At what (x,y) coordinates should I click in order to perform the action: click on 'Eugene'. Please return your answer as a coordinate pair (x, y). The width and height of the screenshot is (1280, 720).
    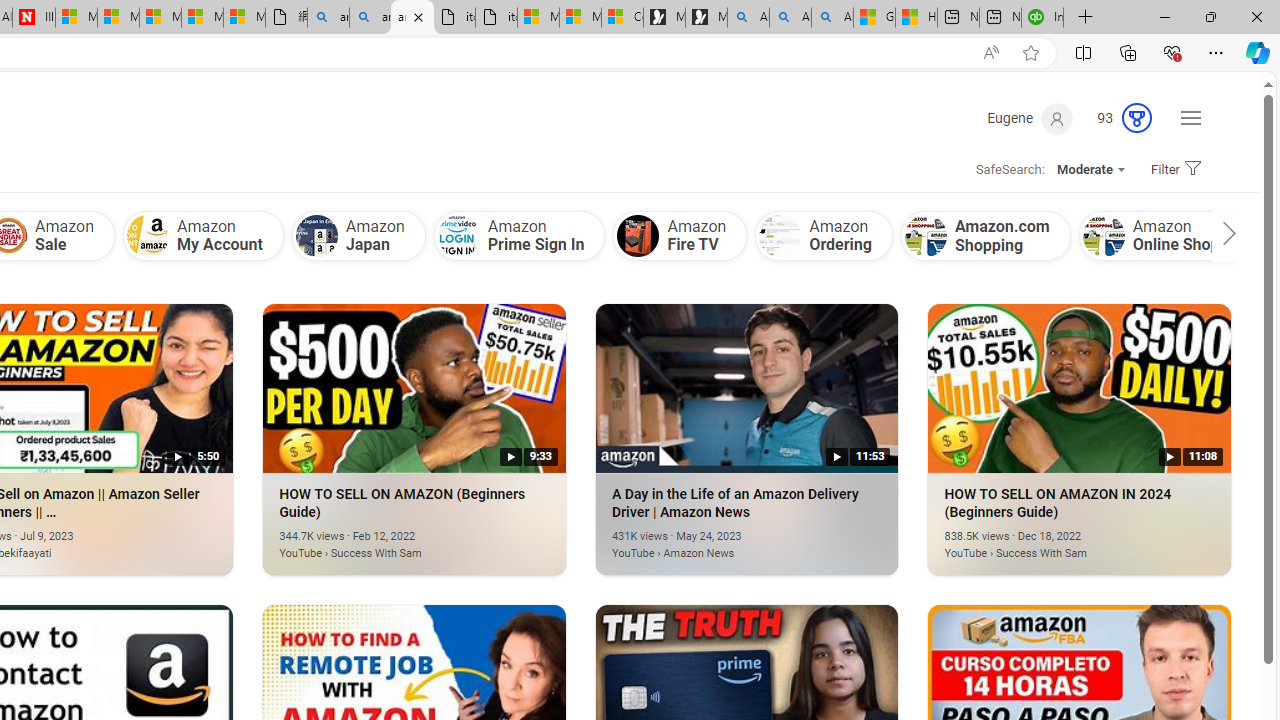
    Looking at the image, I should click on (1030, 119).